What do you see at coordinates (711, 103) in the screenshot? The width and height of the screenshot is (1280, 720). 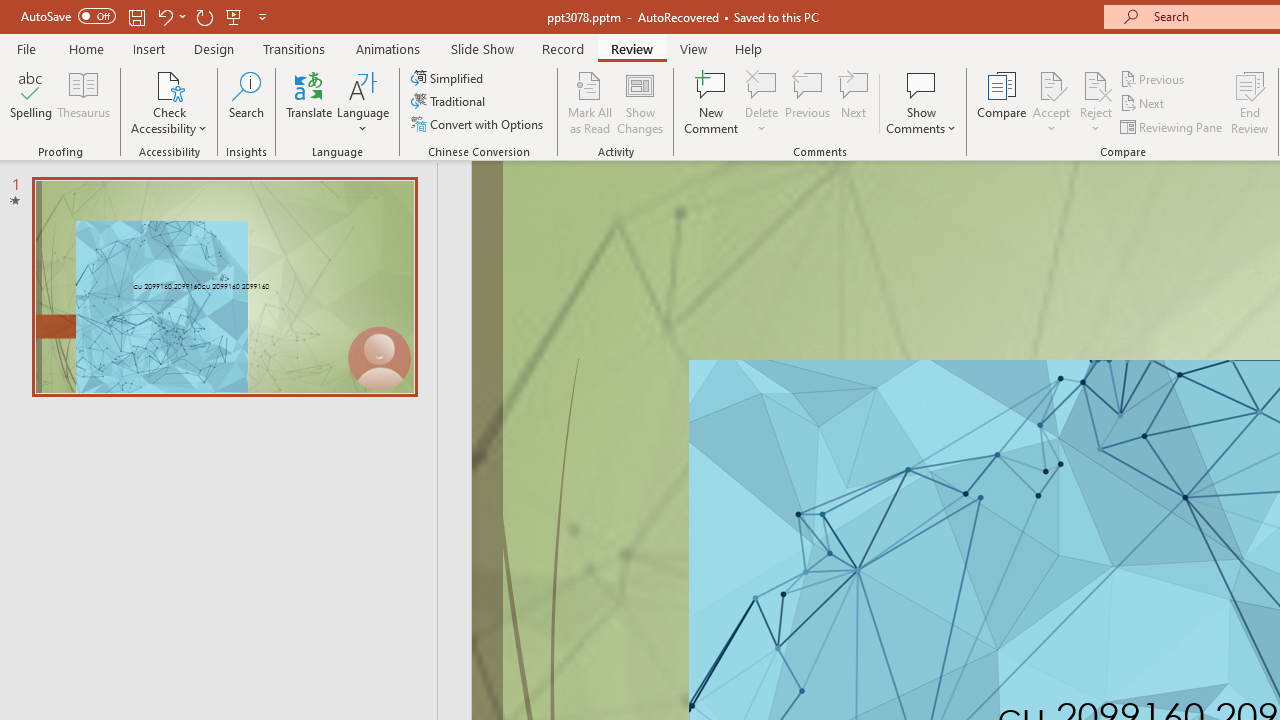 I see `'New Comment'` at bounding box center [711, 103].